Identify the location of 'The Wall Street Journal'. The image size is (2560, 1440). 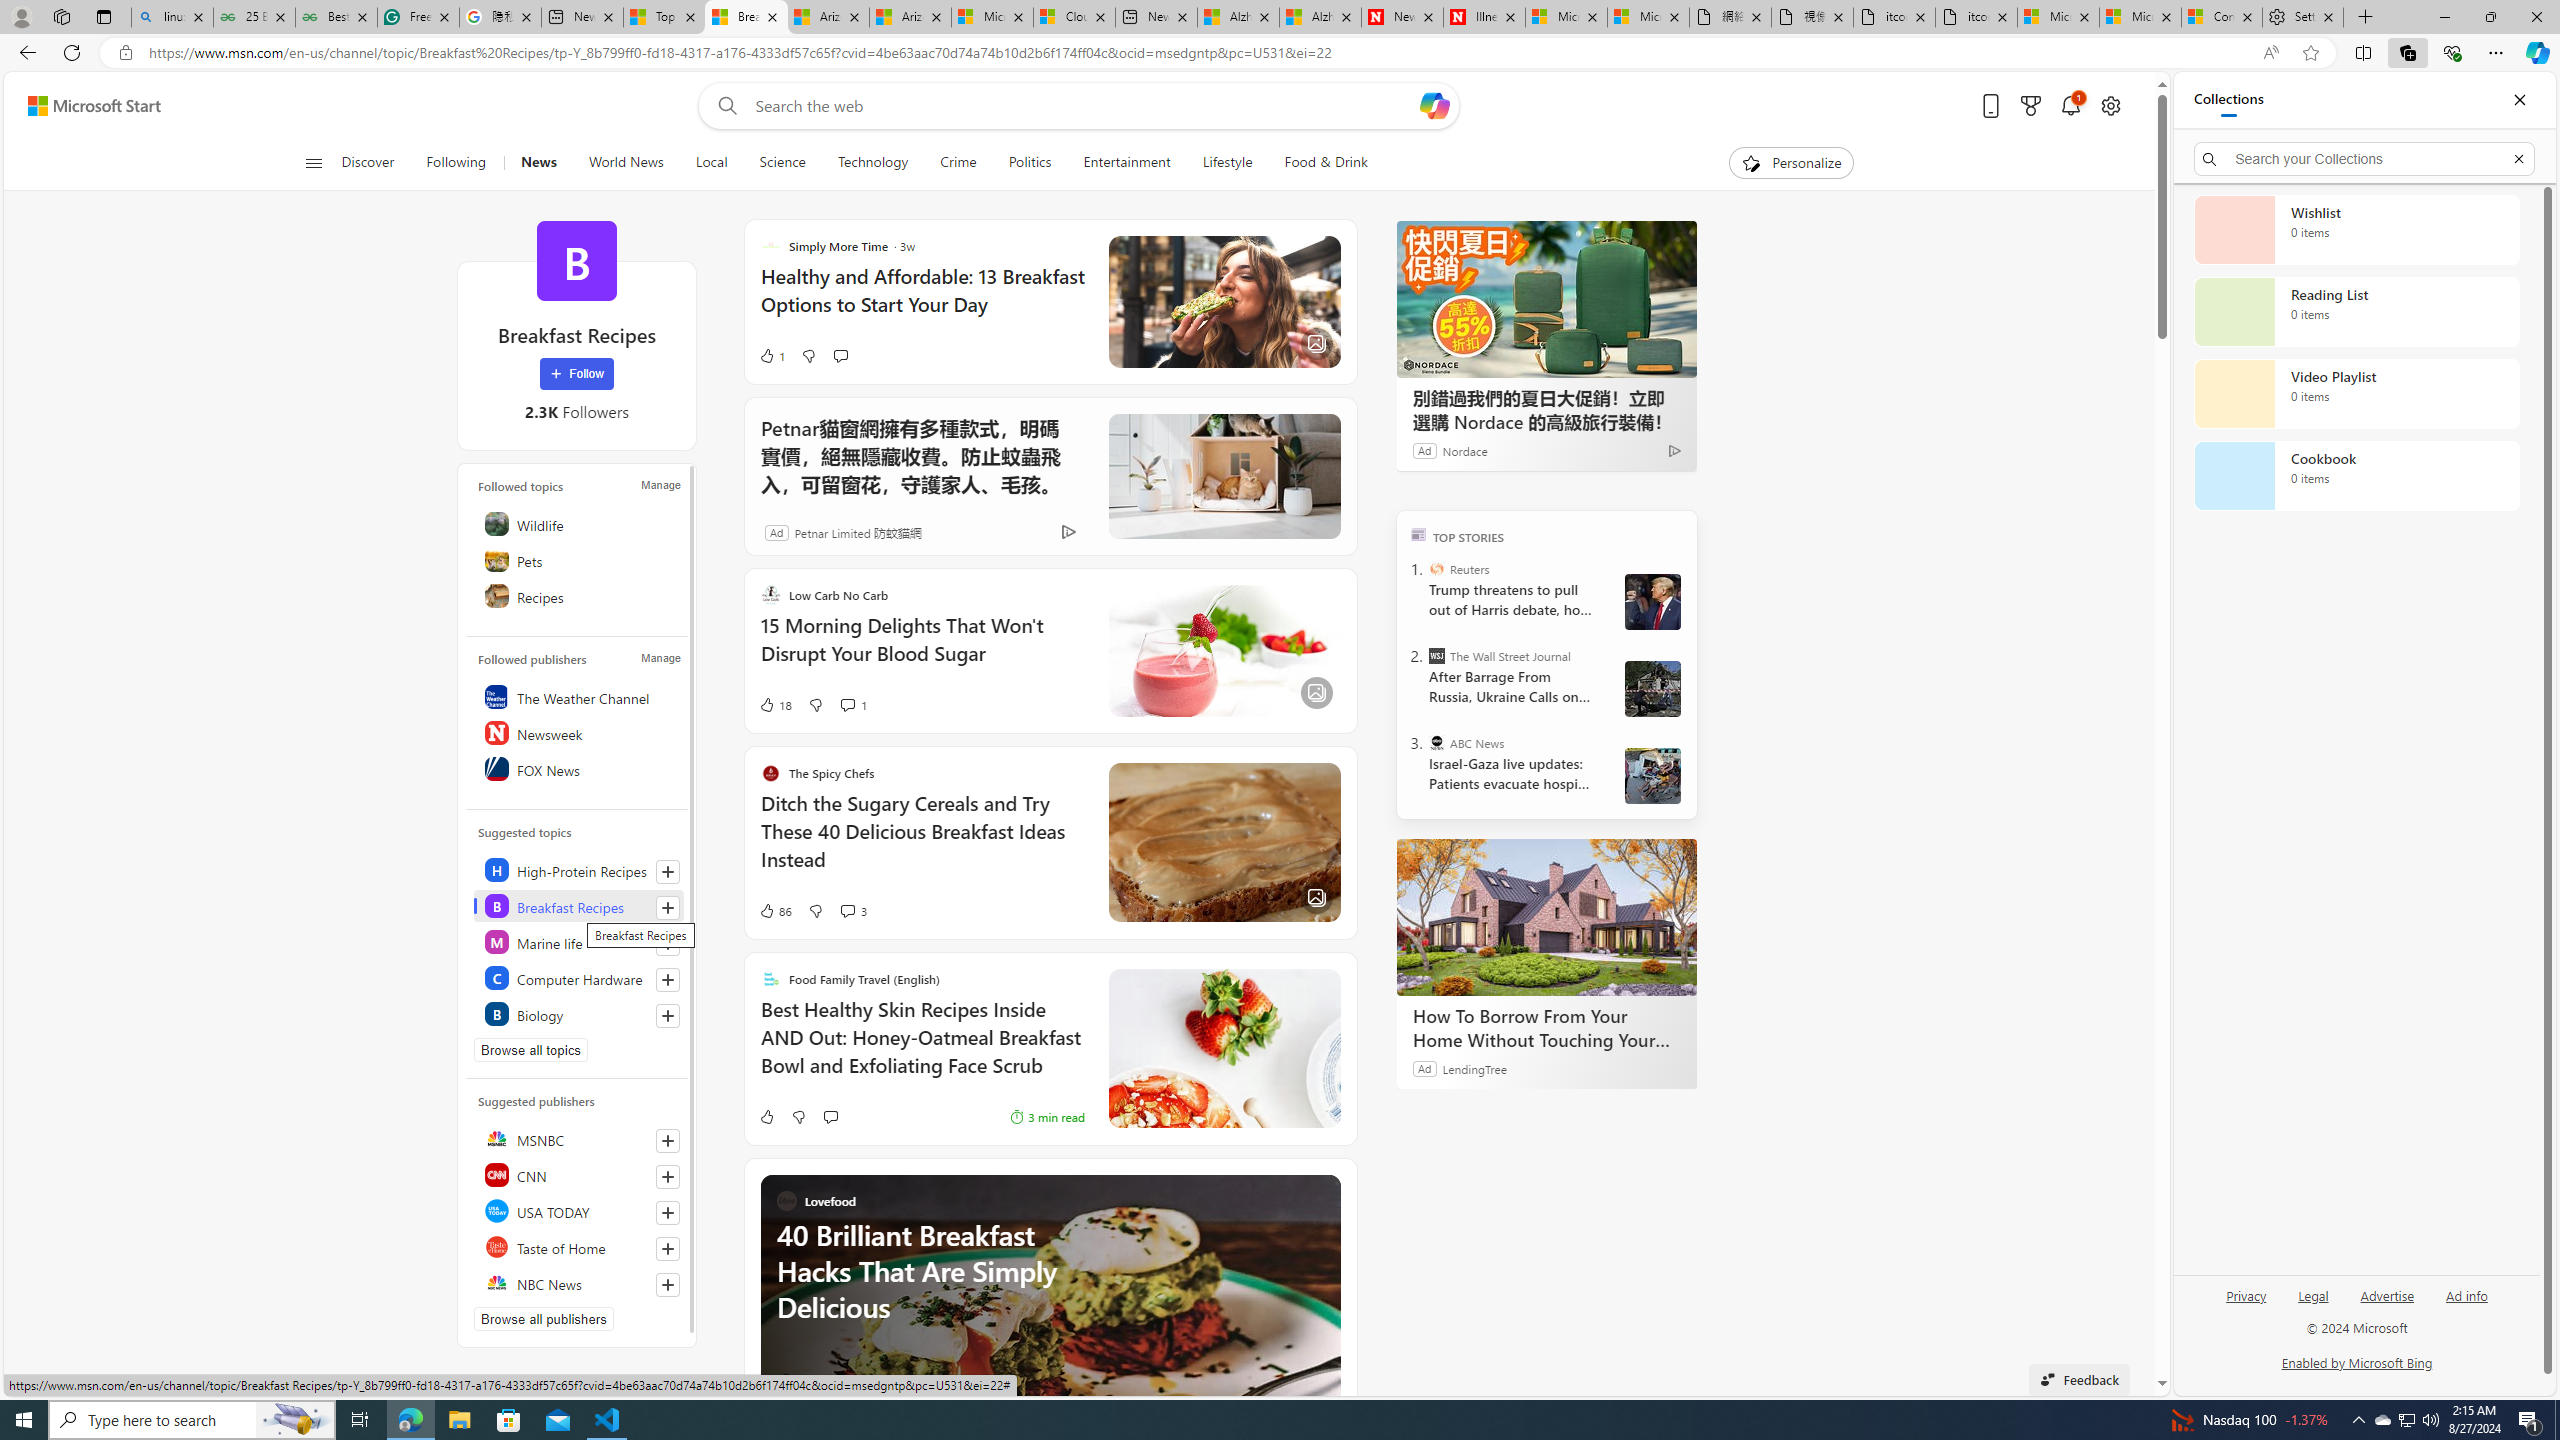
(1435, 654).